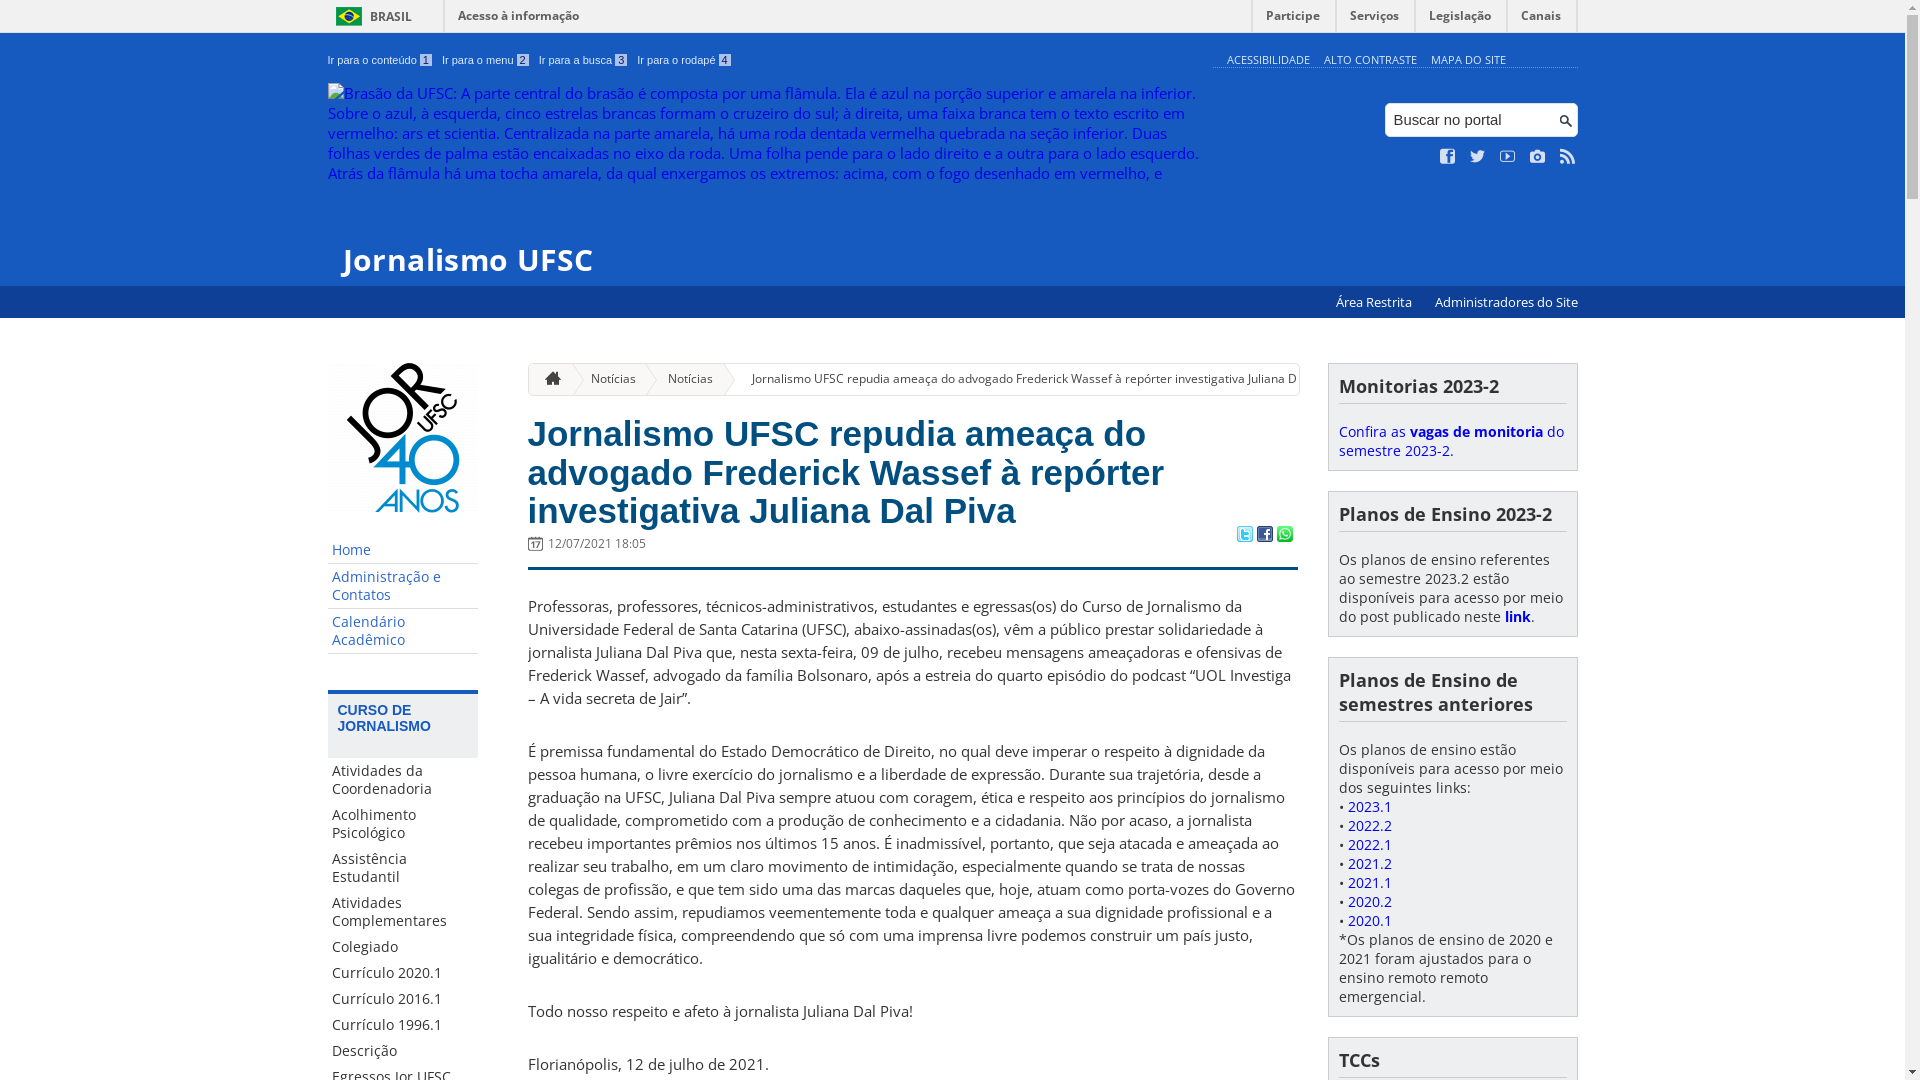 The height and width of the screenshot is (1080, 1920). I want to click on 'Veja no Instagram', so click(1536, 156).